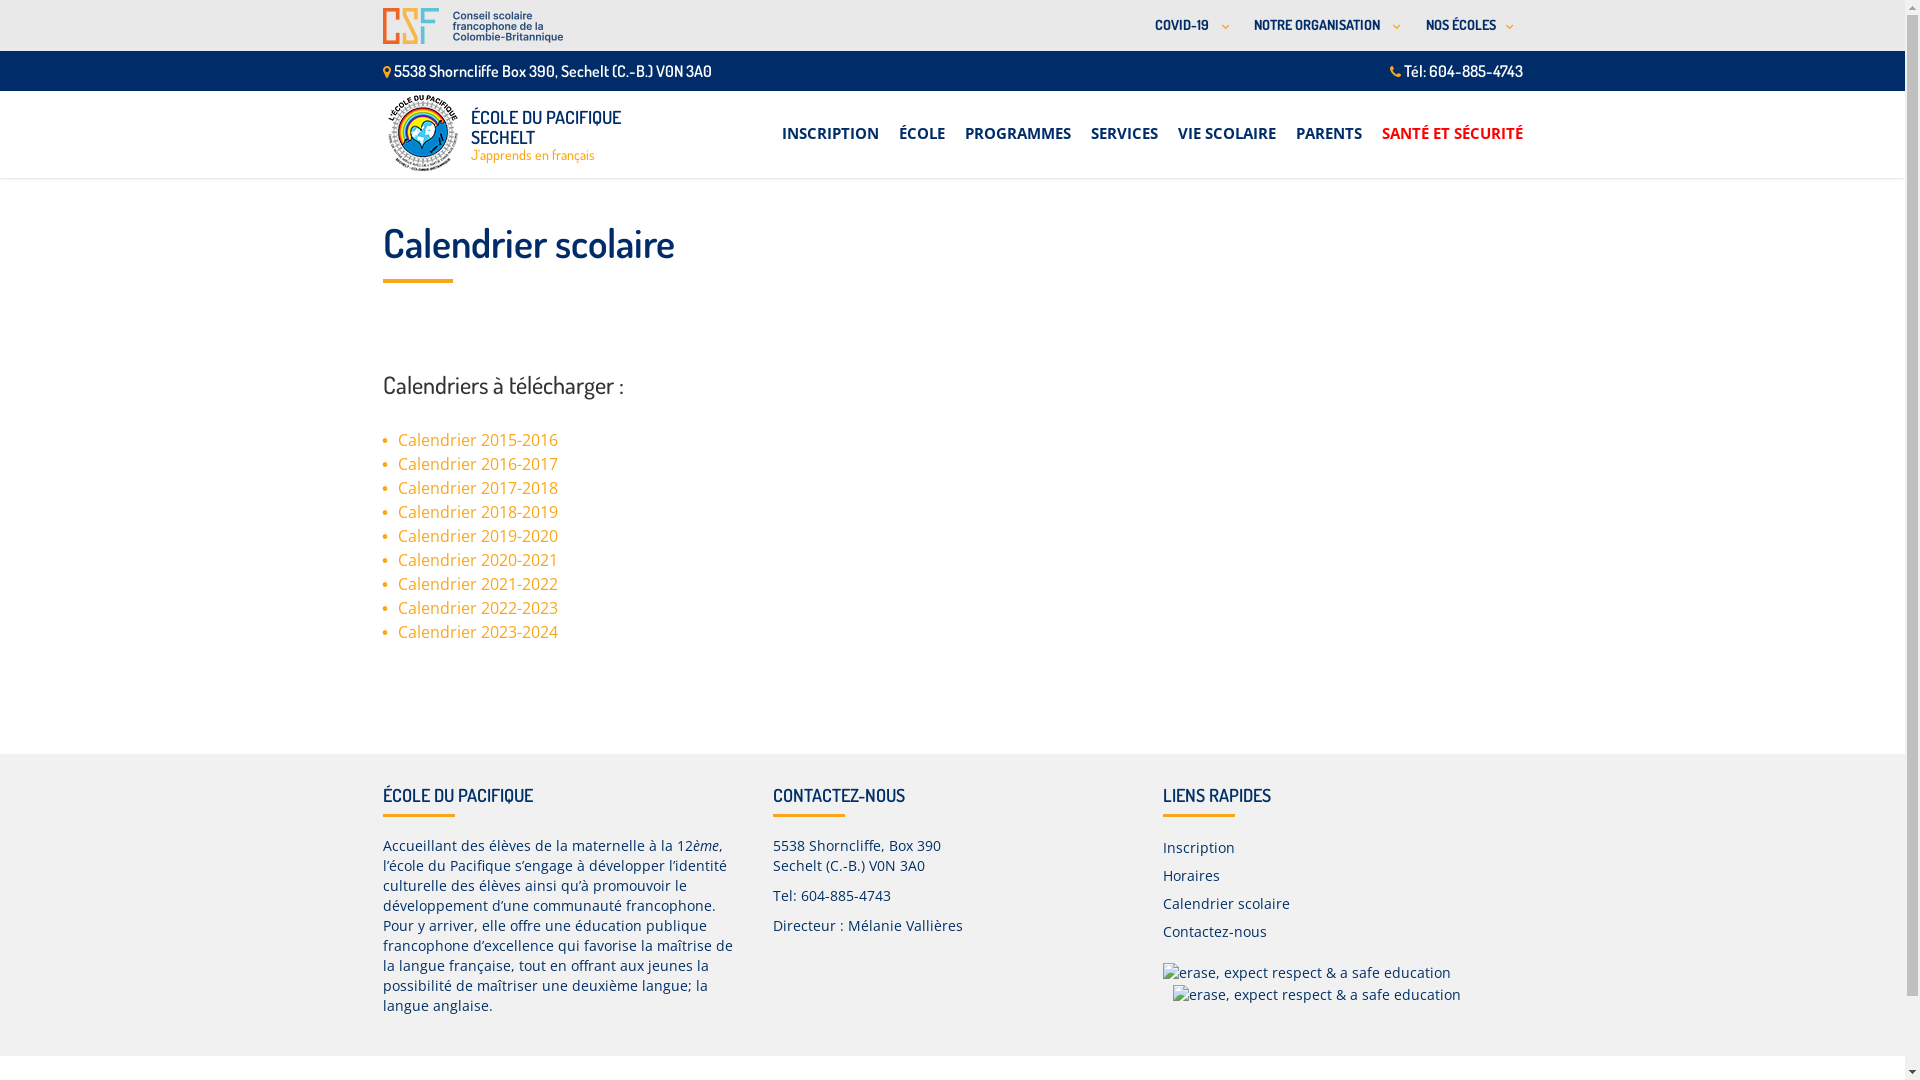  Describe the element at coordinates (830, 122) in the screenshot. I see `'INSCRIPTION'` at that location.